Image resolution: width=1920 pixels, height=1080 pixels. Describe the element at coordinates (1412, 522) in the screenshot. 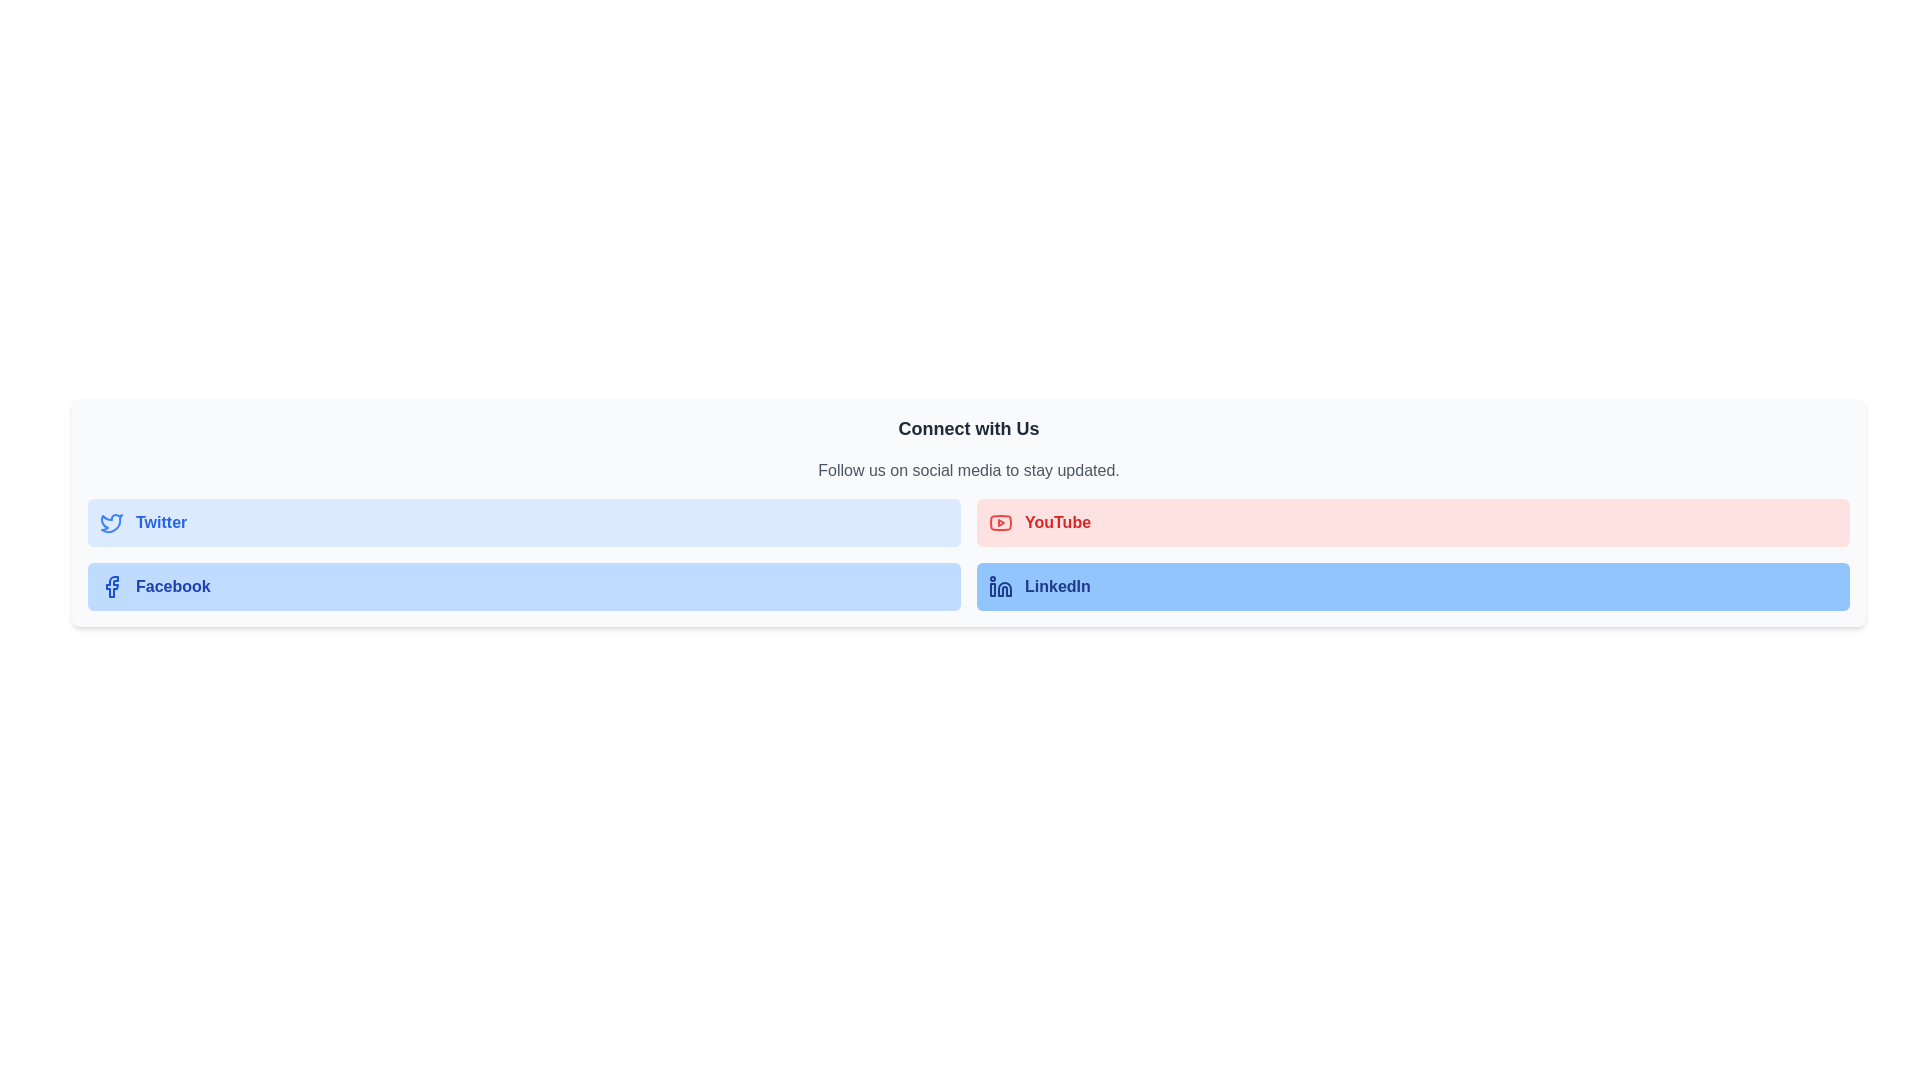

I see `the YouTube button, which is a clickable button styled as a hyperlink with a light red background and contains a YouTube logo and bold red text reading 'YouTube'` at that location.